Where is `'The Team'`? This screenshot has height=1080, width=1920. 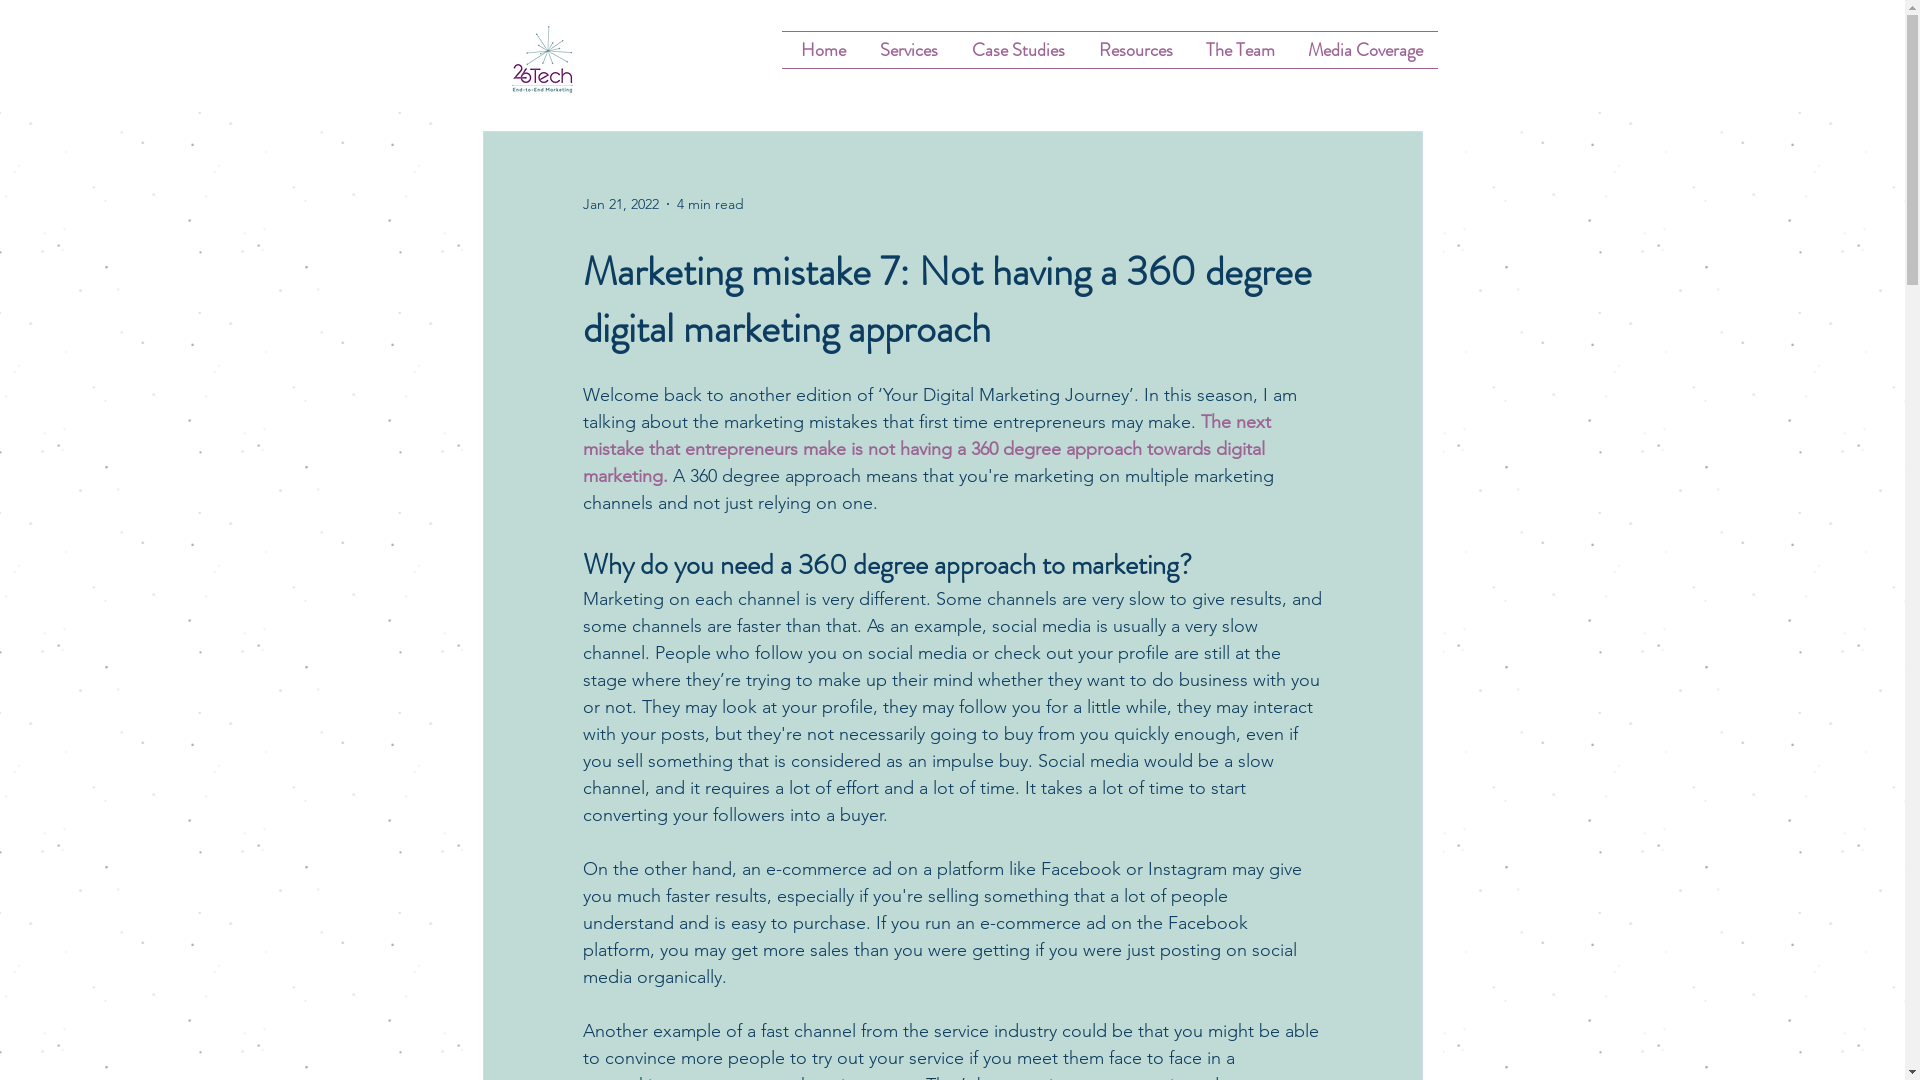
'The Team' is located at coordinates (1188, 49).